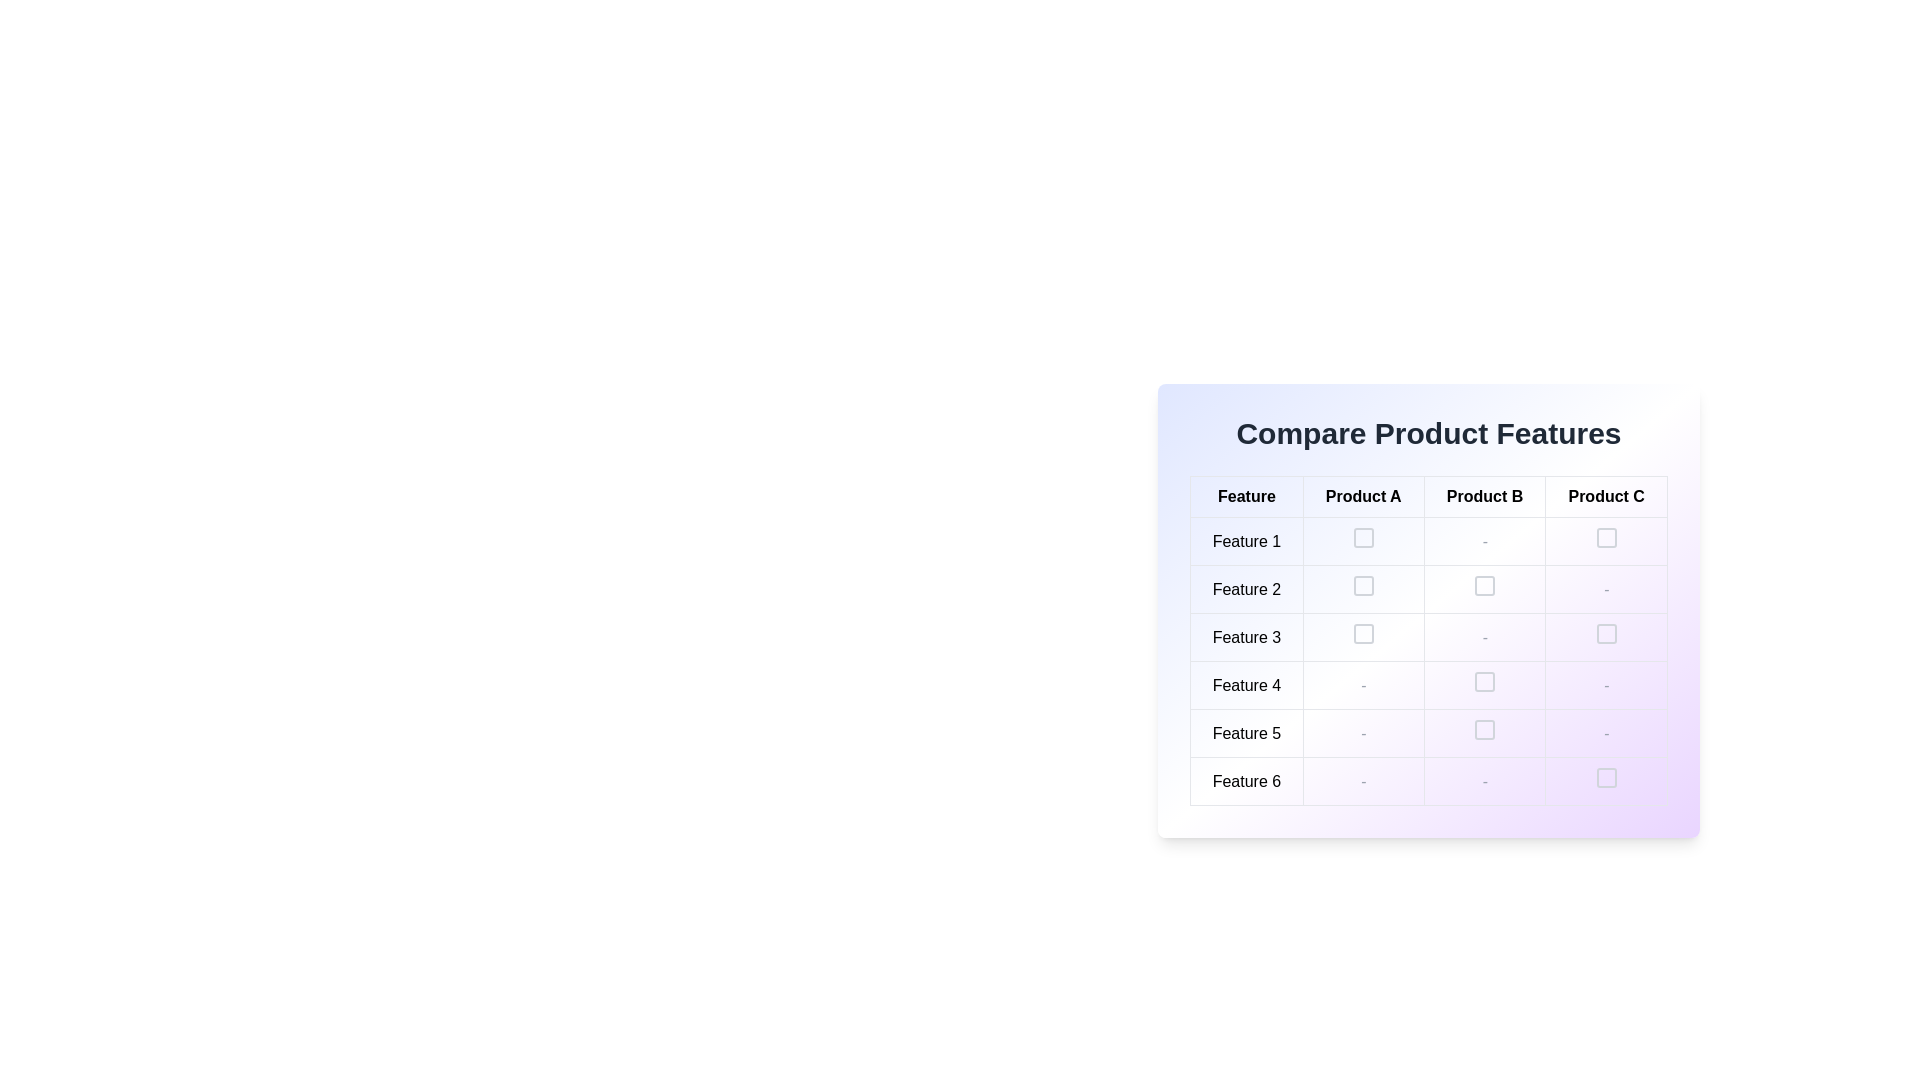 This screenshot has height=1080, width=1920. I want to click on the table cell located in the fourth row under 'Product C', so click(1606, 684).